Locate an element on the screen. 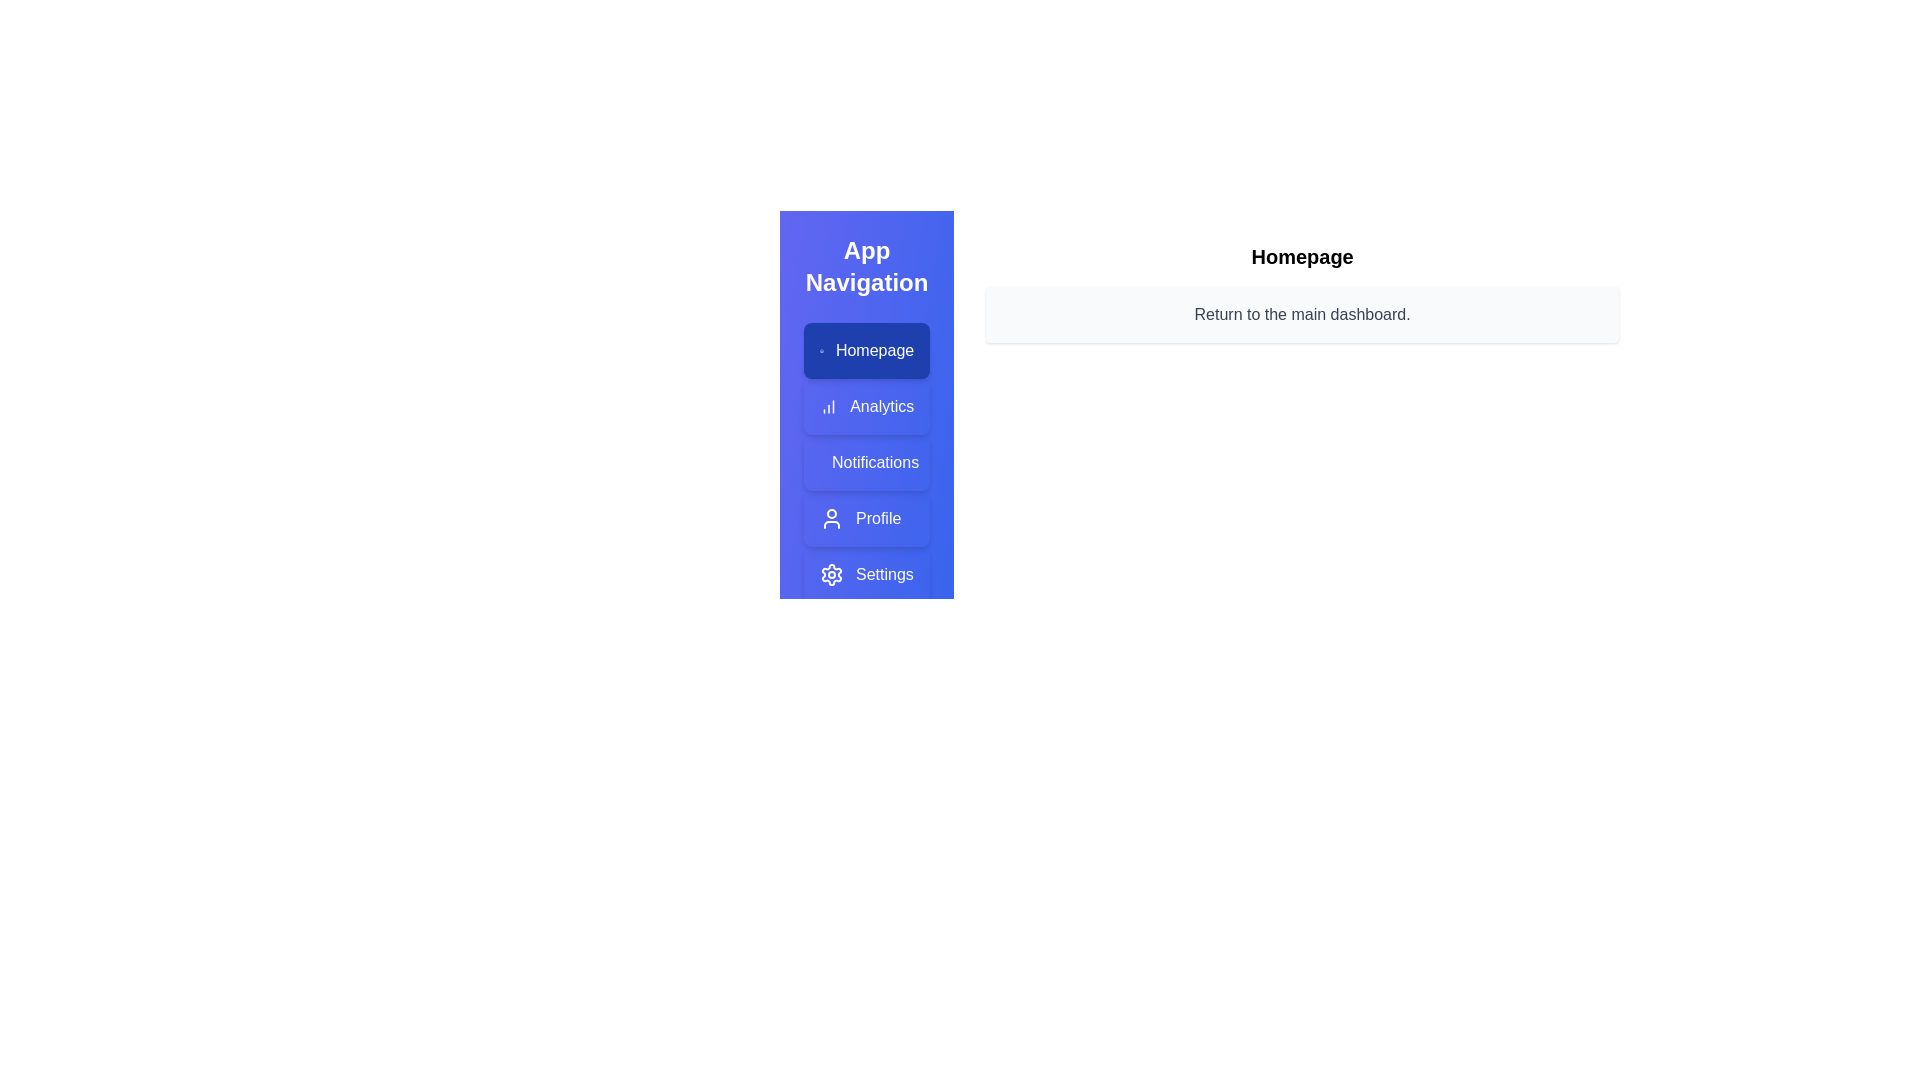 This screenshot has height=1080, width=1920. the 'Settings' button, which is the fifth button in the vertical navigation menu on the left side of the page, styled with a blue gradient background and containing a gear icon on the left is located at coordinates (867, 574).